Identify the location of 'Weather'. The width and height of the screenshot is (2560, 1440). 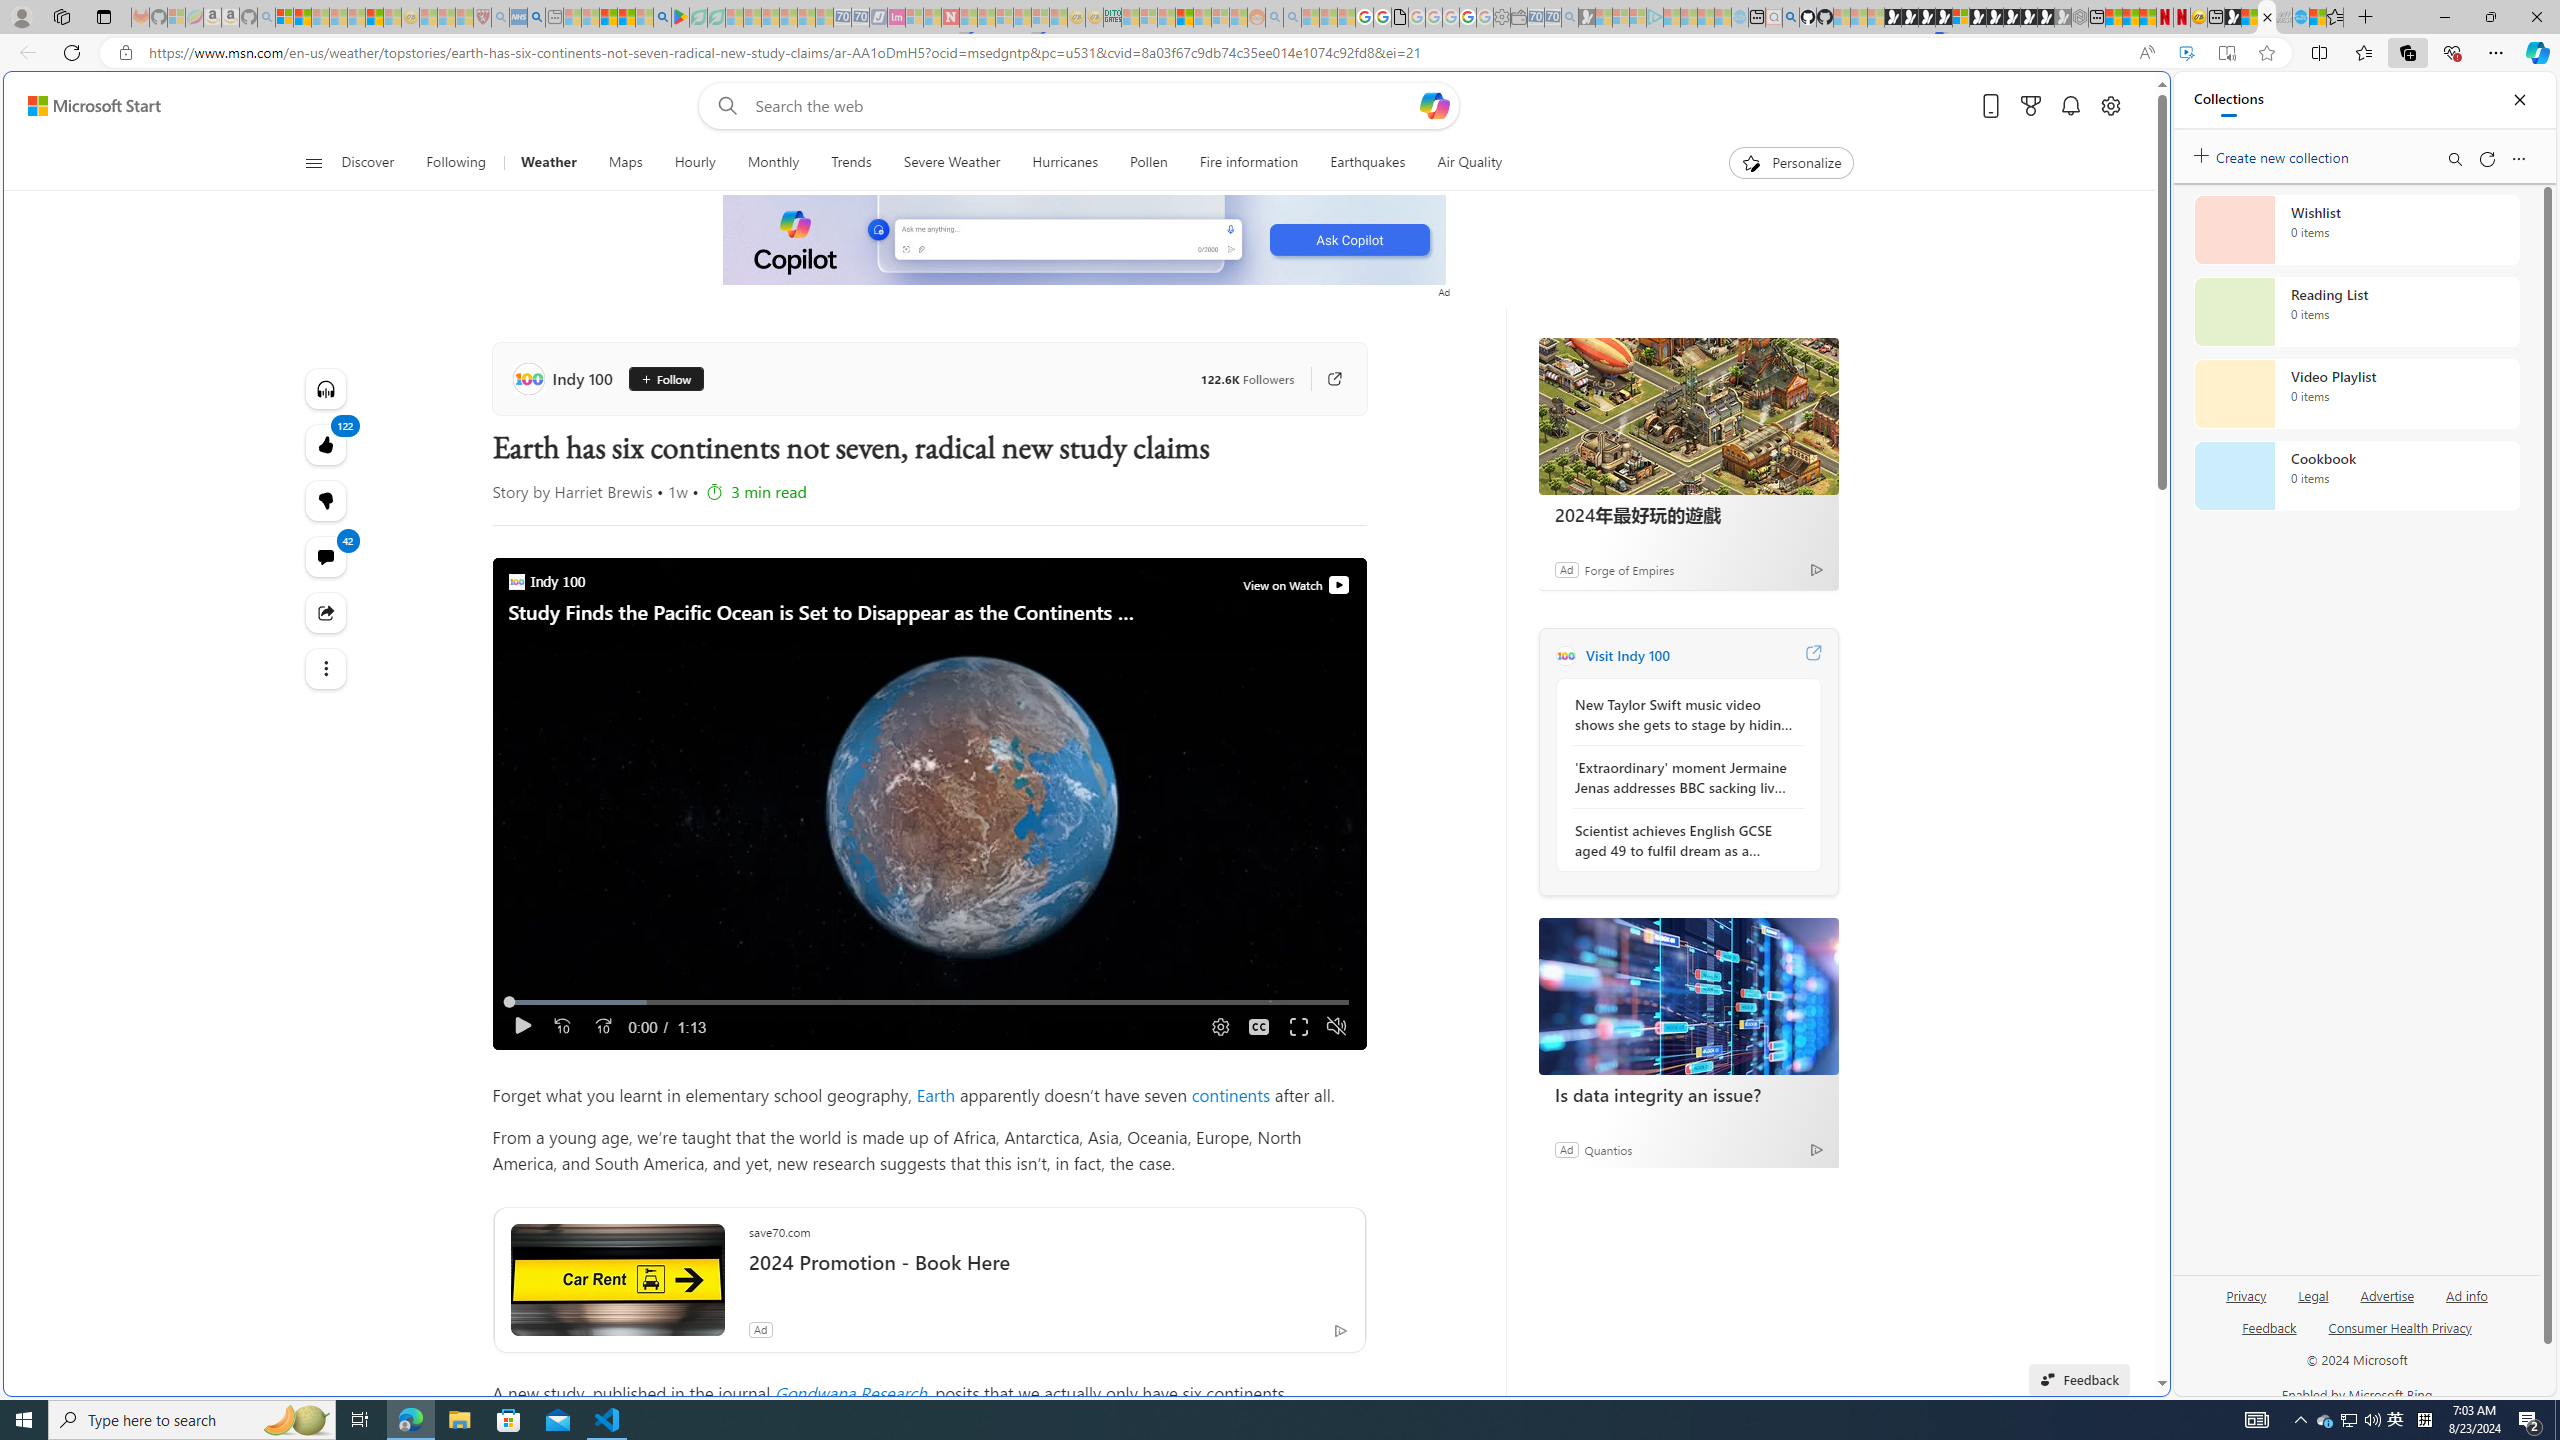
(546, 162).